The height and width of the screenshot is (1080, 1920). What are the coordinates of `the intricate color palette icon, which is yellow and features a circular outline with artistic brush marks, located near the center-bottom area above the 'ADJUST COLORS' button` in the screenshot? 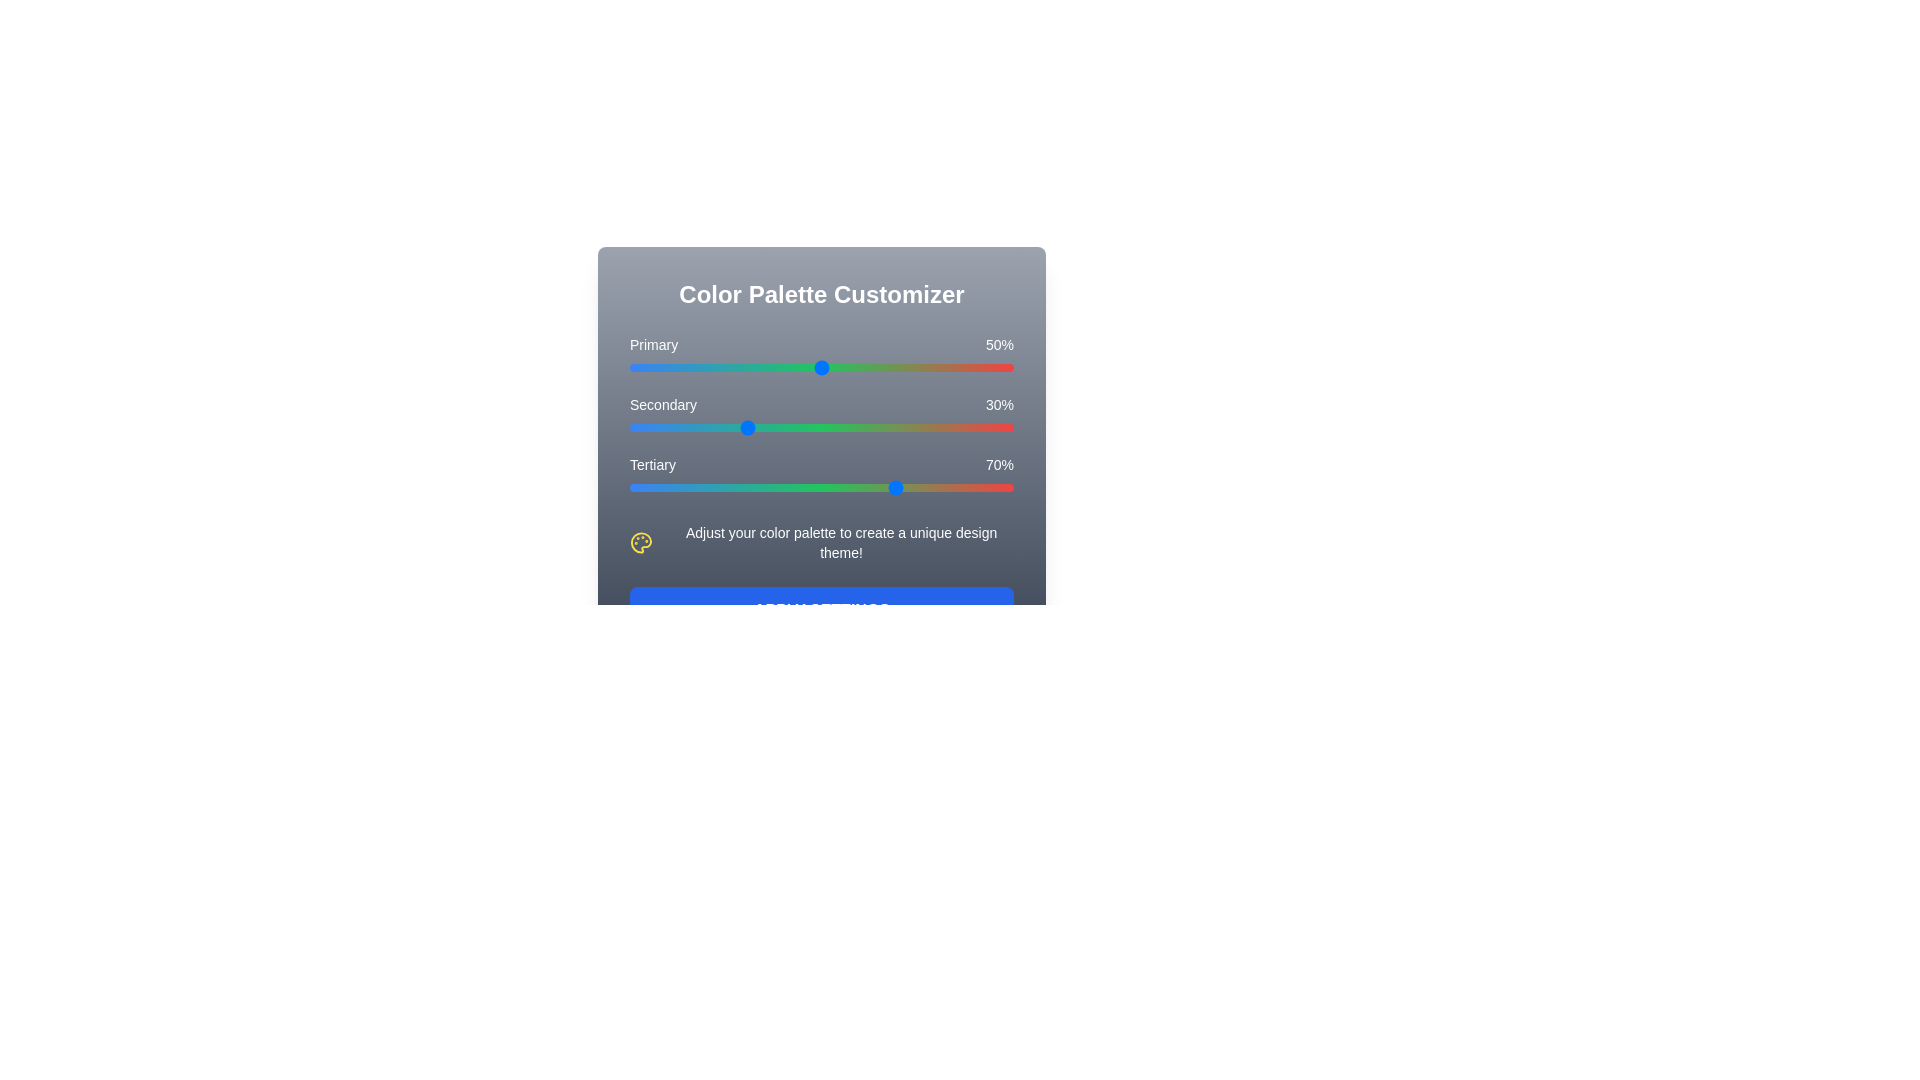 It's located at (641, 543).